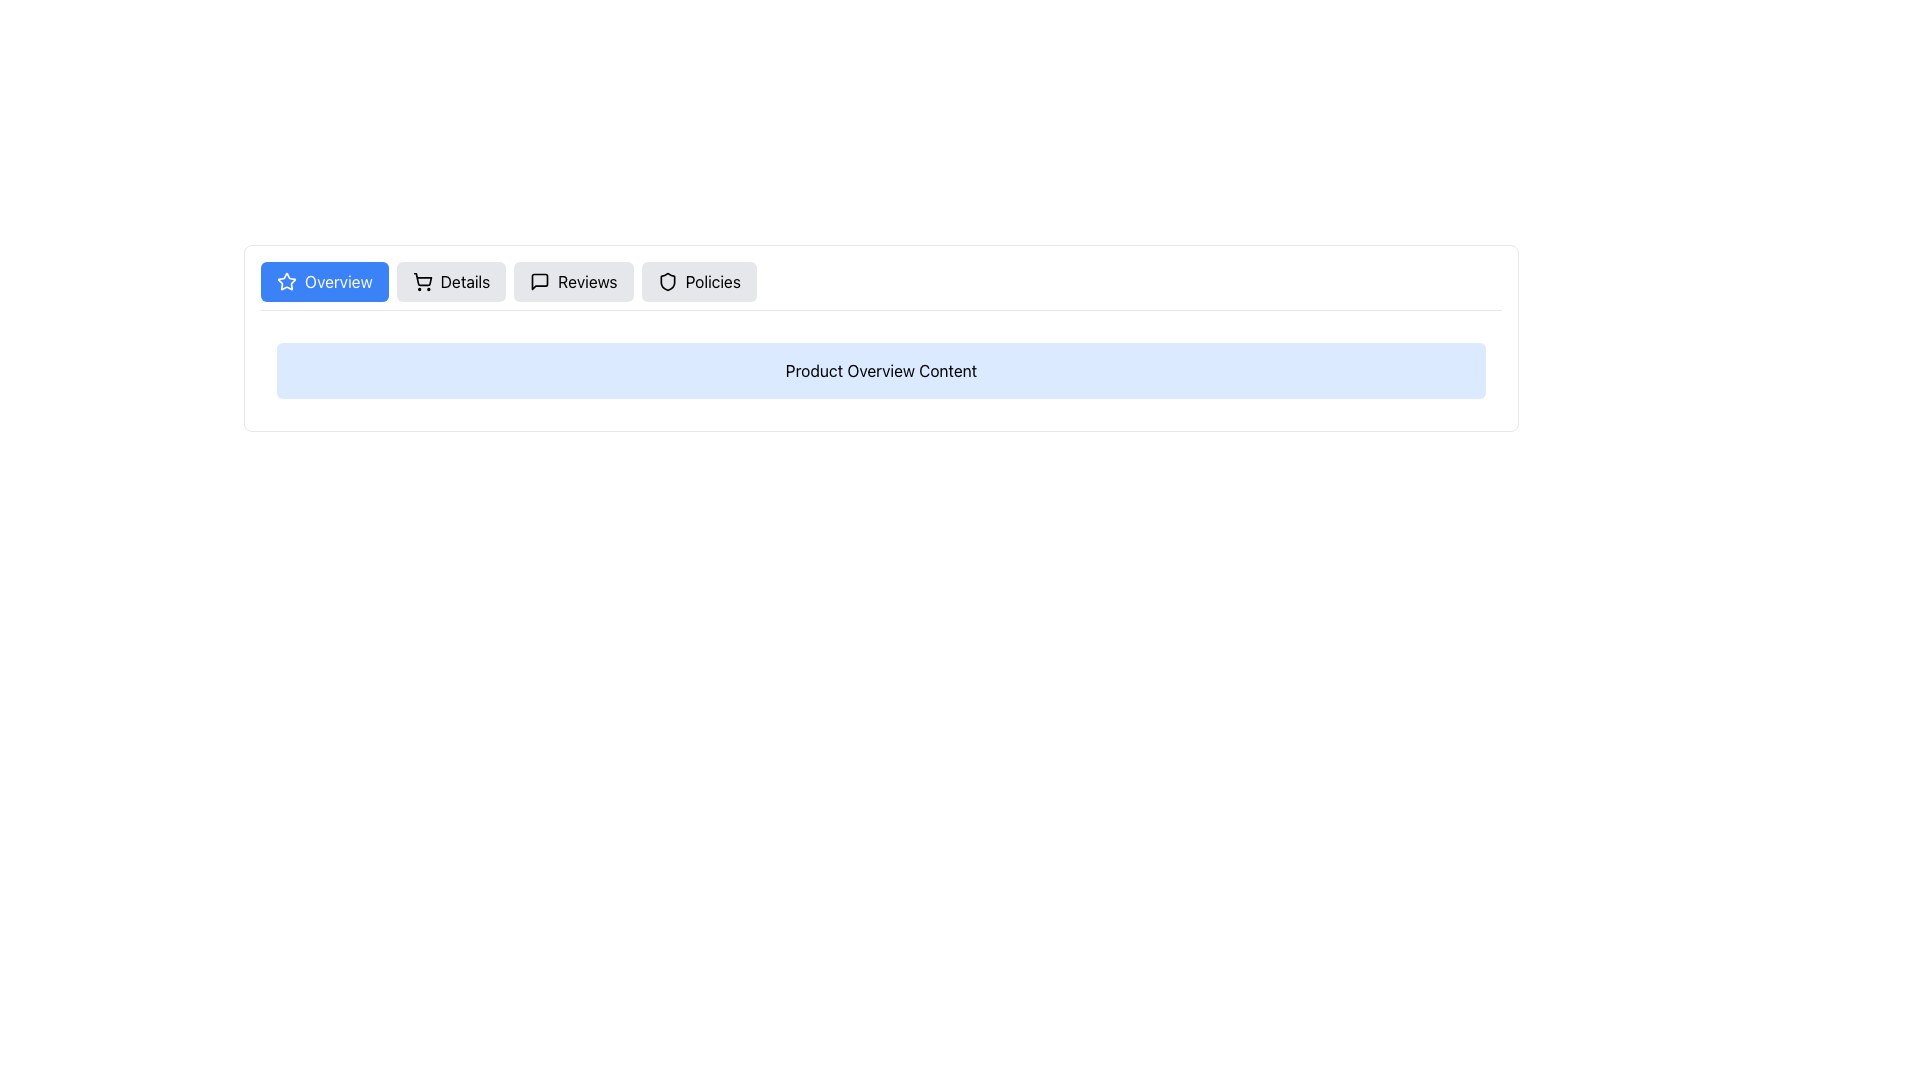 Image resolution: width=1920 pixels, height=1080 pixels. What do you see at coordinates (286, 281) in the screenshot?
I see `the star icon located within the 'Overview' button, which is the first tab in the navigation options at the top of the interface` at bounding box center [286, 281].